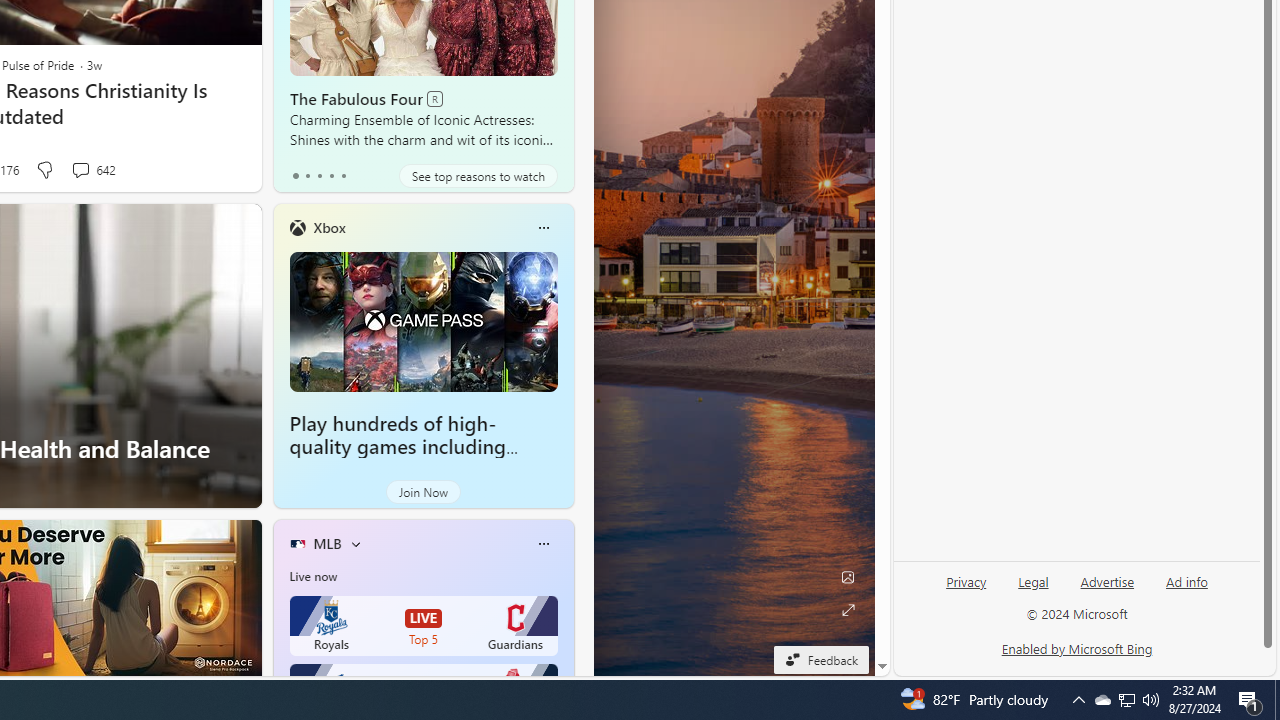 The image size is (1280, 720). What do you see at coordinates (294, 175) in the screenshot?
I see `'tab-0'` at bounding box center [294, 175].